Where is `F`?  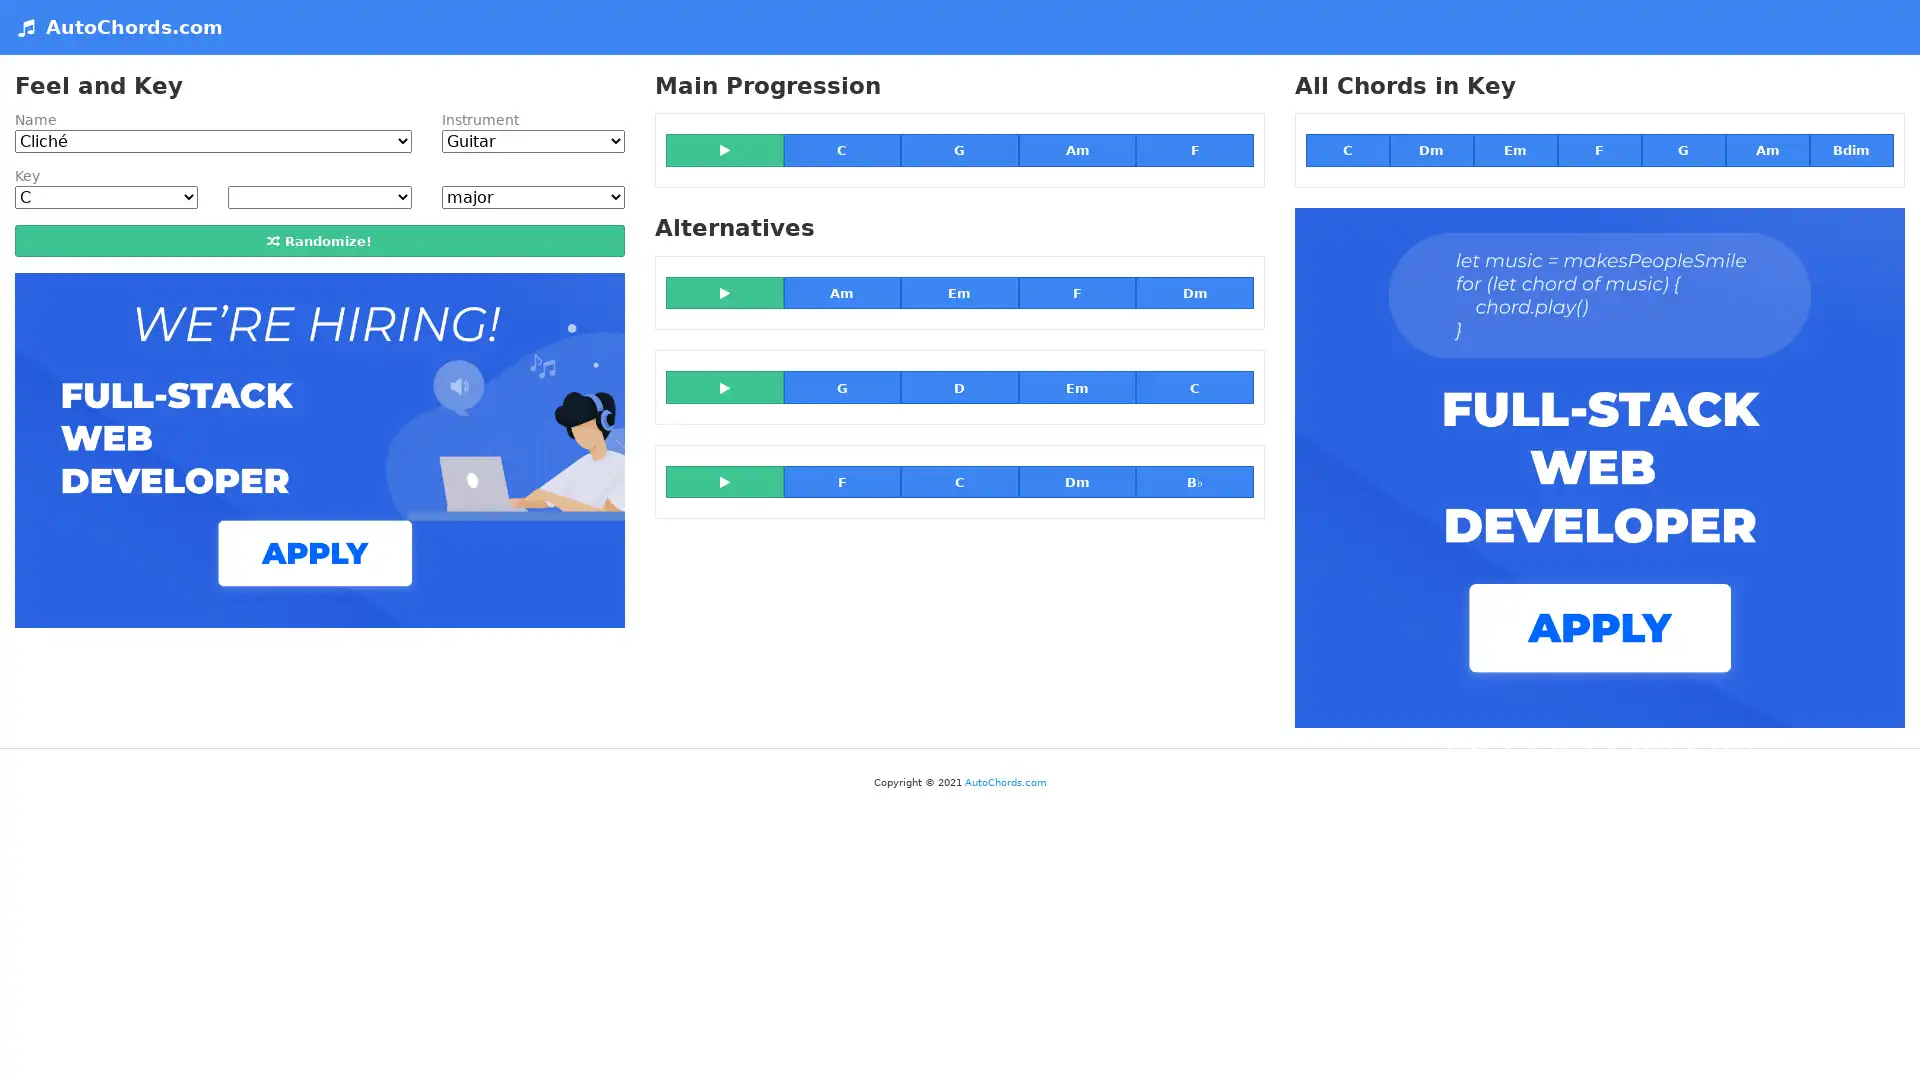
F is located at coordinates (1597, 149).